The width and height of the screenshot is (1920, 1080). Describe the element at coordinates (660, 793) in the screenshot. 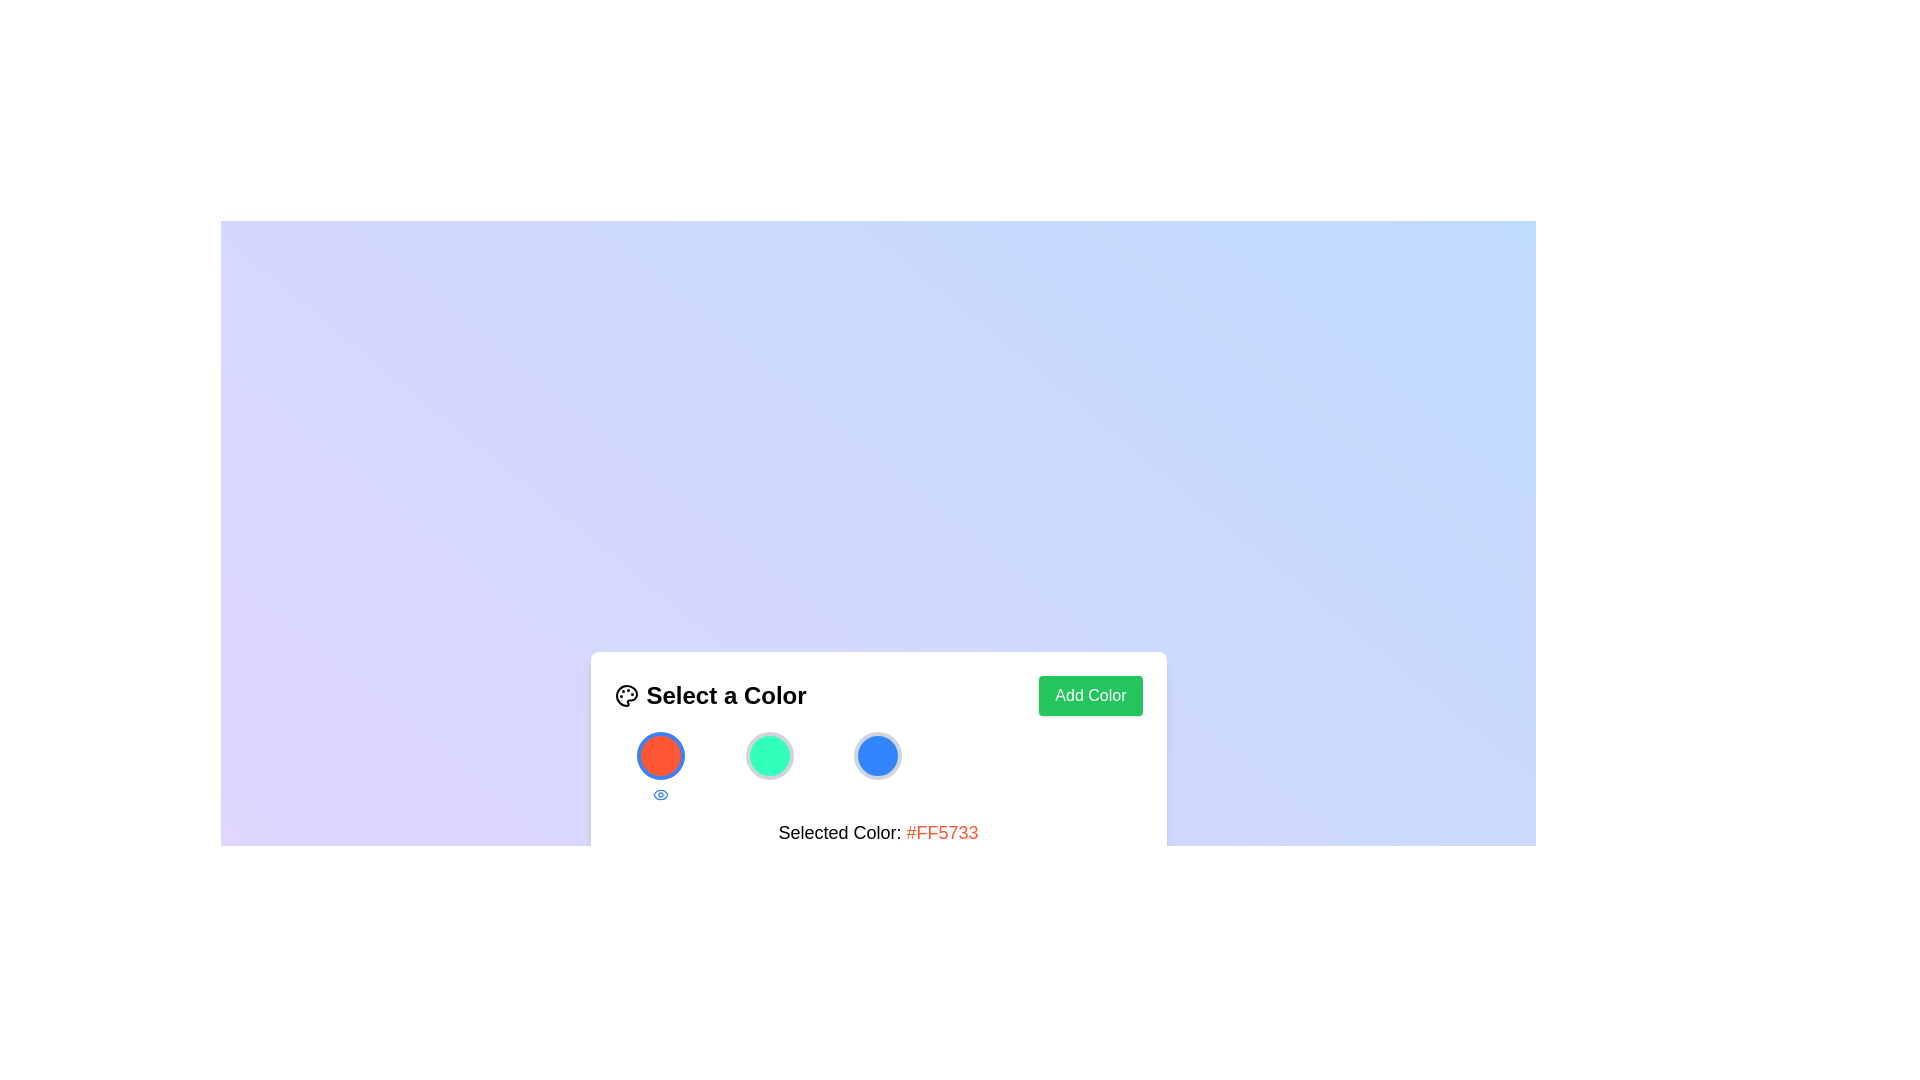

I see `the eye-shaped icon with a blue outline located beneath the circular color button in the interface` at that location.